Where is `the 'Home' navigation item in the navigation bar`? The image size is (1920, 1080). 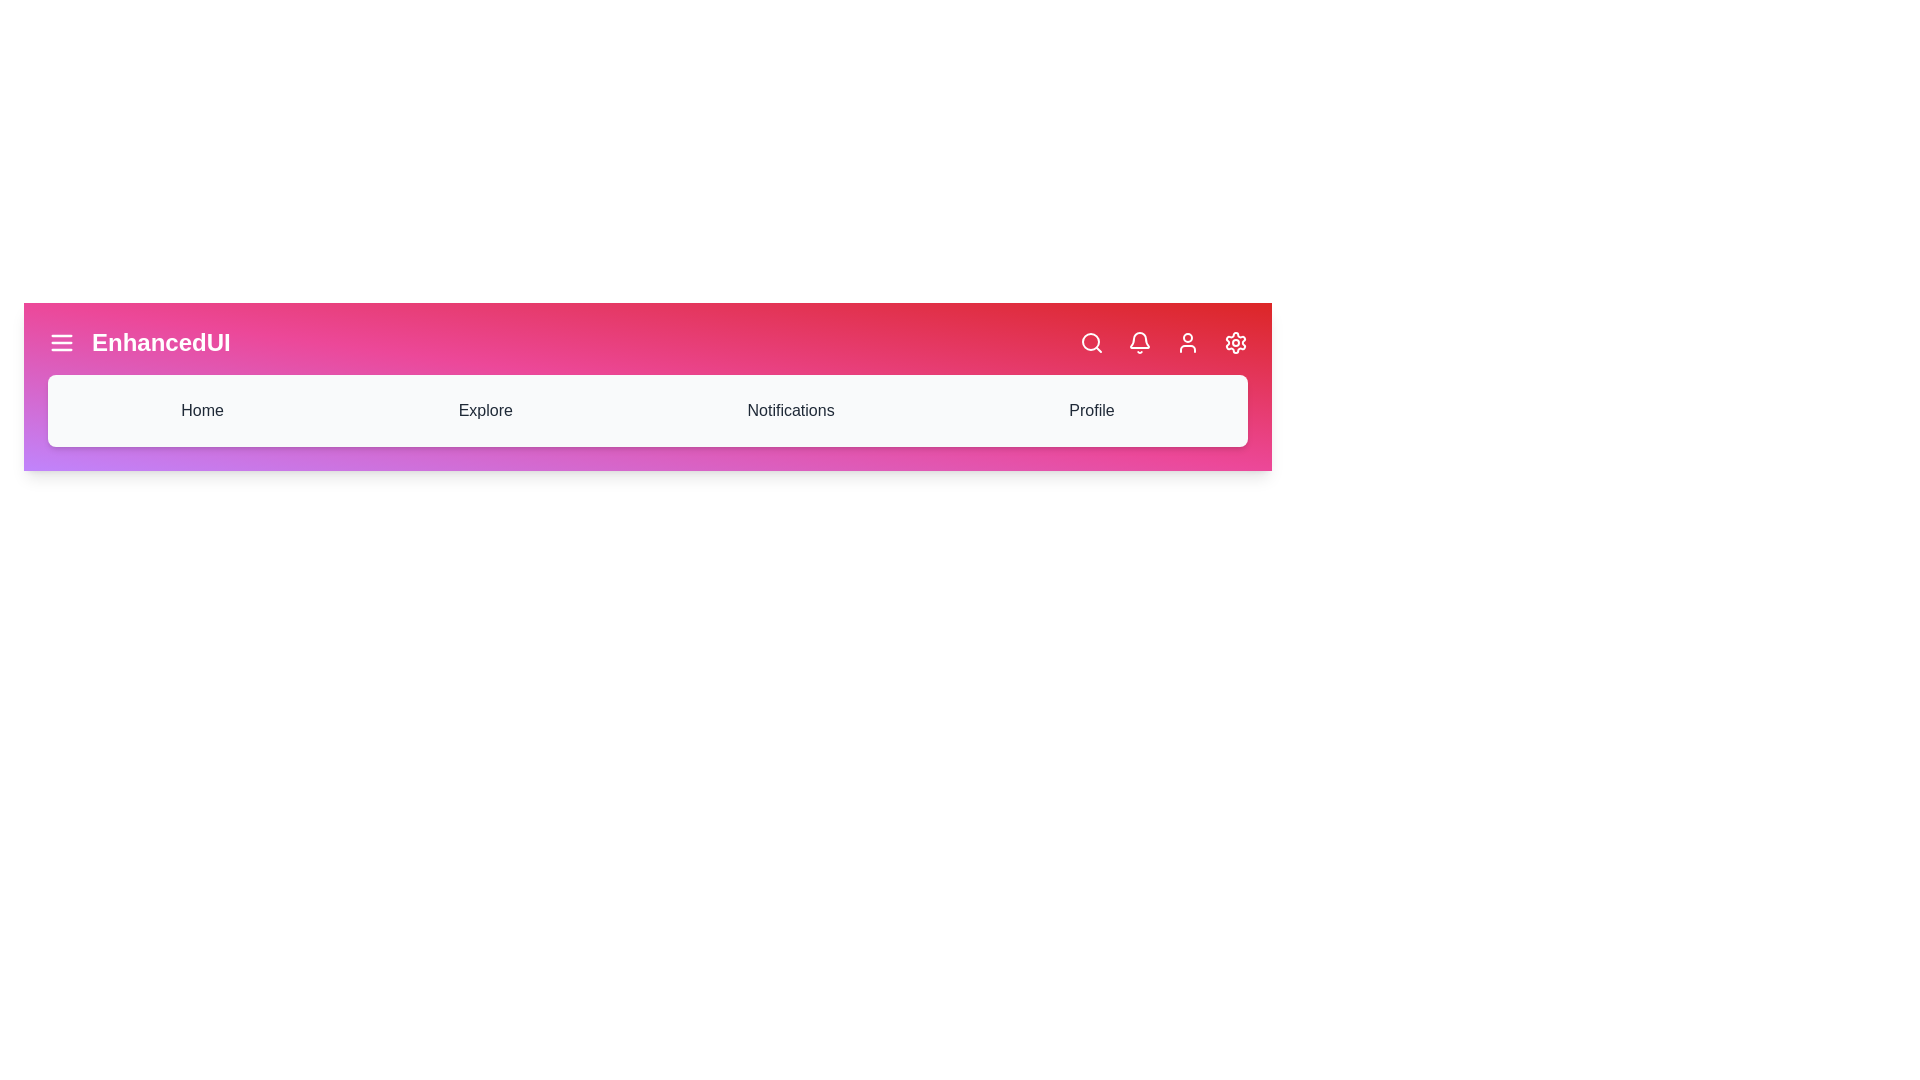 the 'Home' navigation item in the navigation bar is located at coordinates (201, 410).